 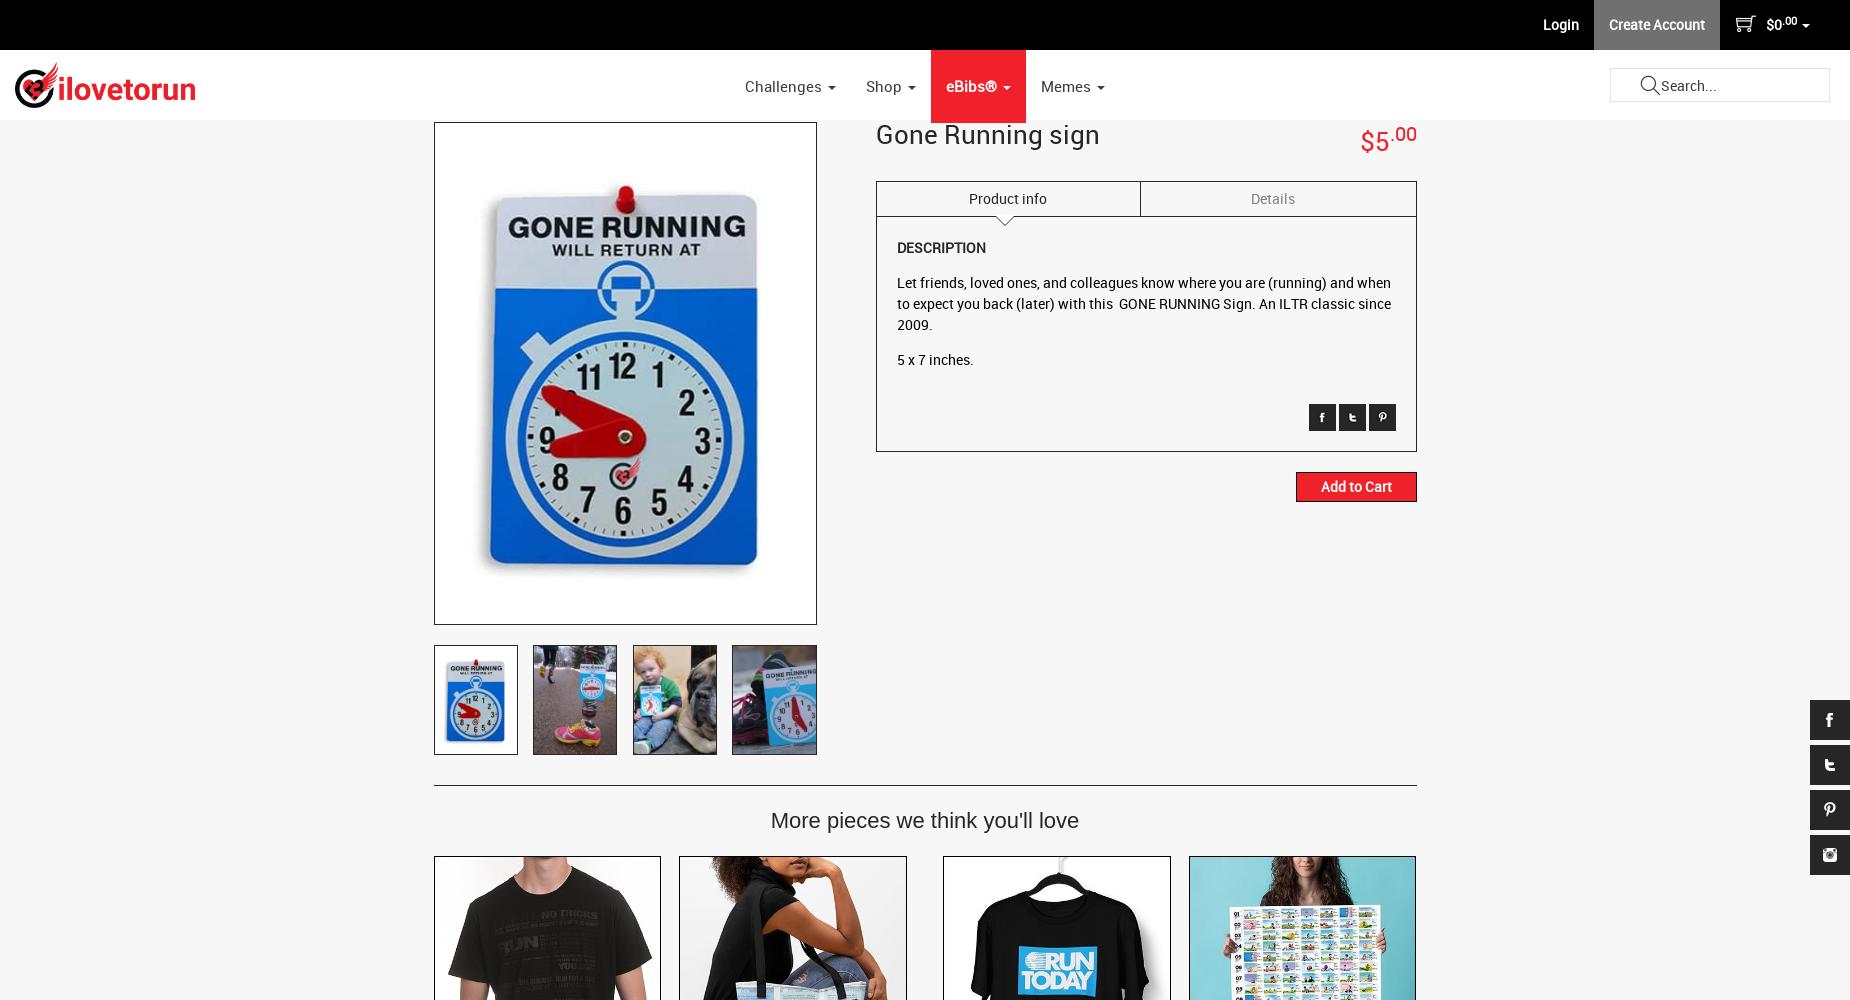 I want to click on '$0', so click(x=1766, y=24).